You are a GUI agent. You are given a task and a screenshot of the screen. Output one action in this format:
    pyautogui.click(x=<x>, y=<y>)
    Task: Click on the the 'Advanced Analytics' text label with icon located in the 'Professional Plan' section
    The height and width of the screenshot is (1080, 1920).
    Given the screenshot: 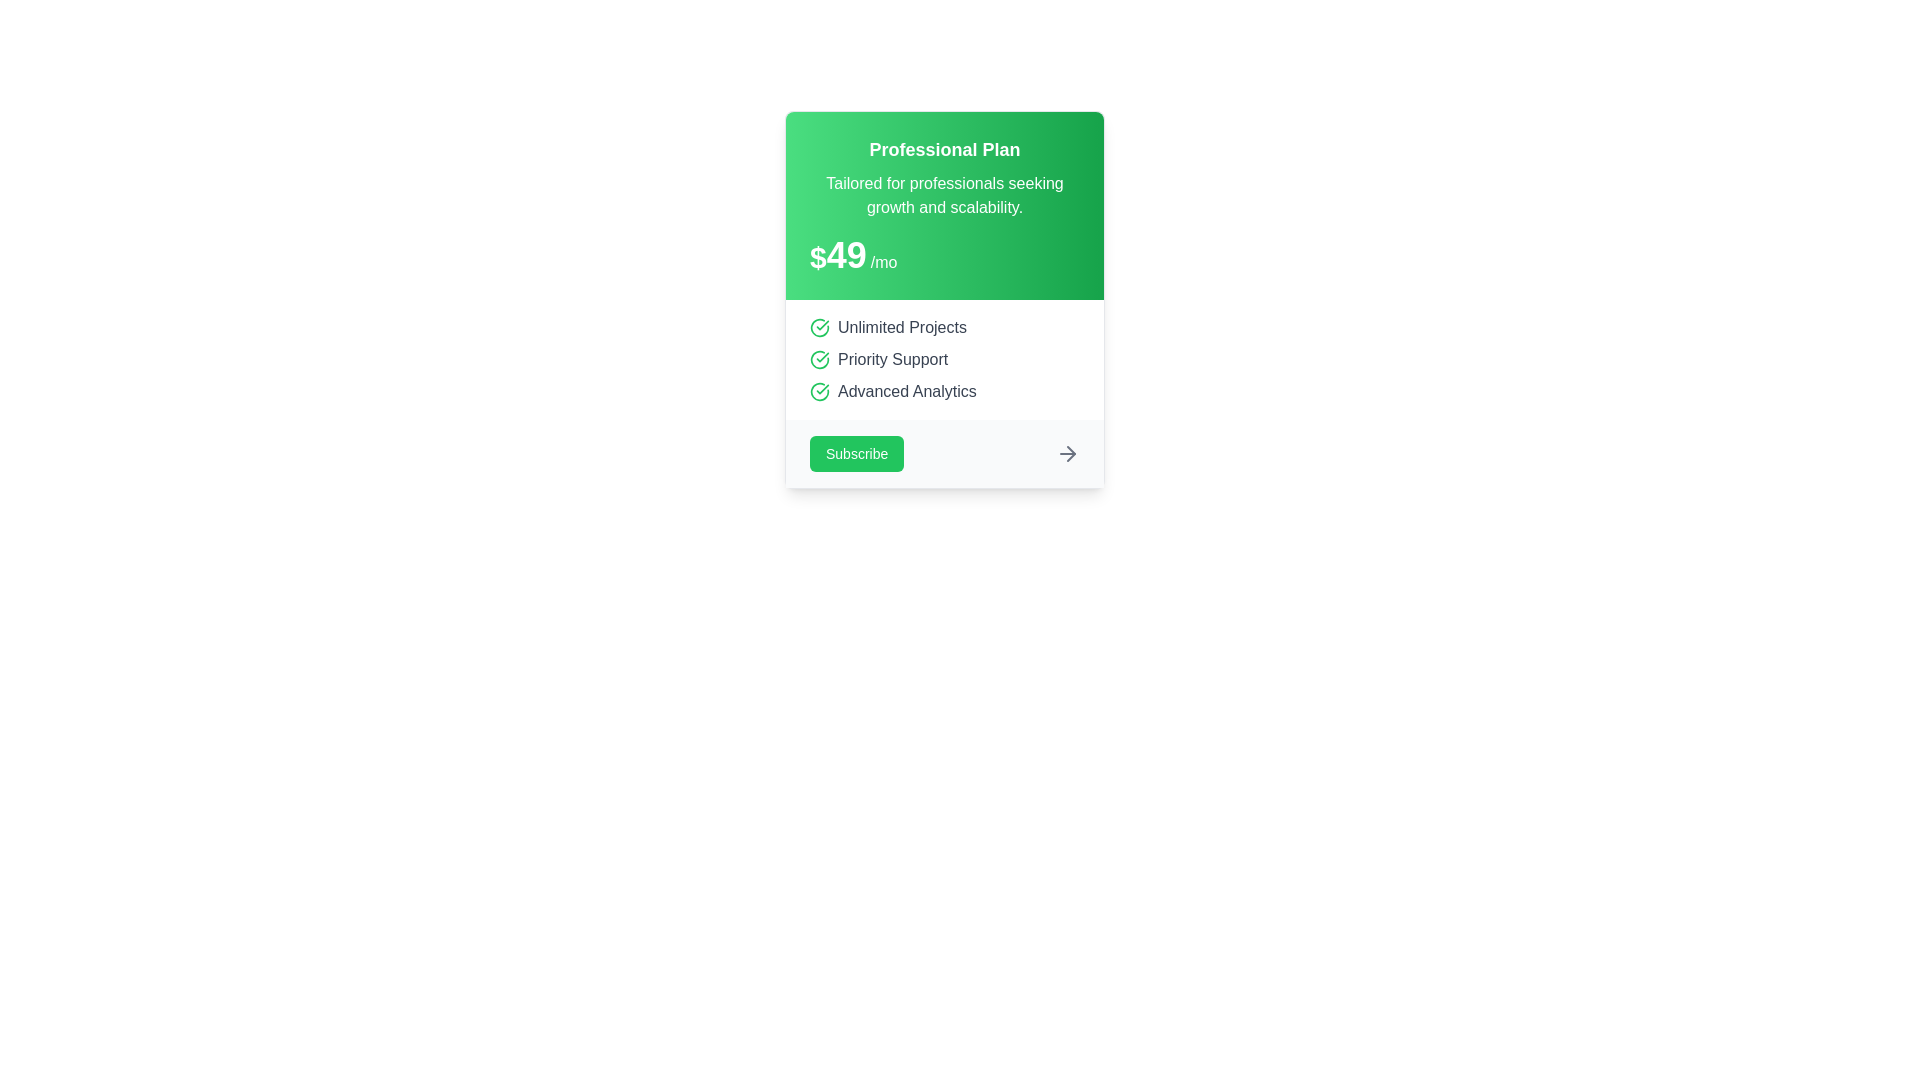 What is the action you would take?
    pyautogui.click(x=944, y=392)
    